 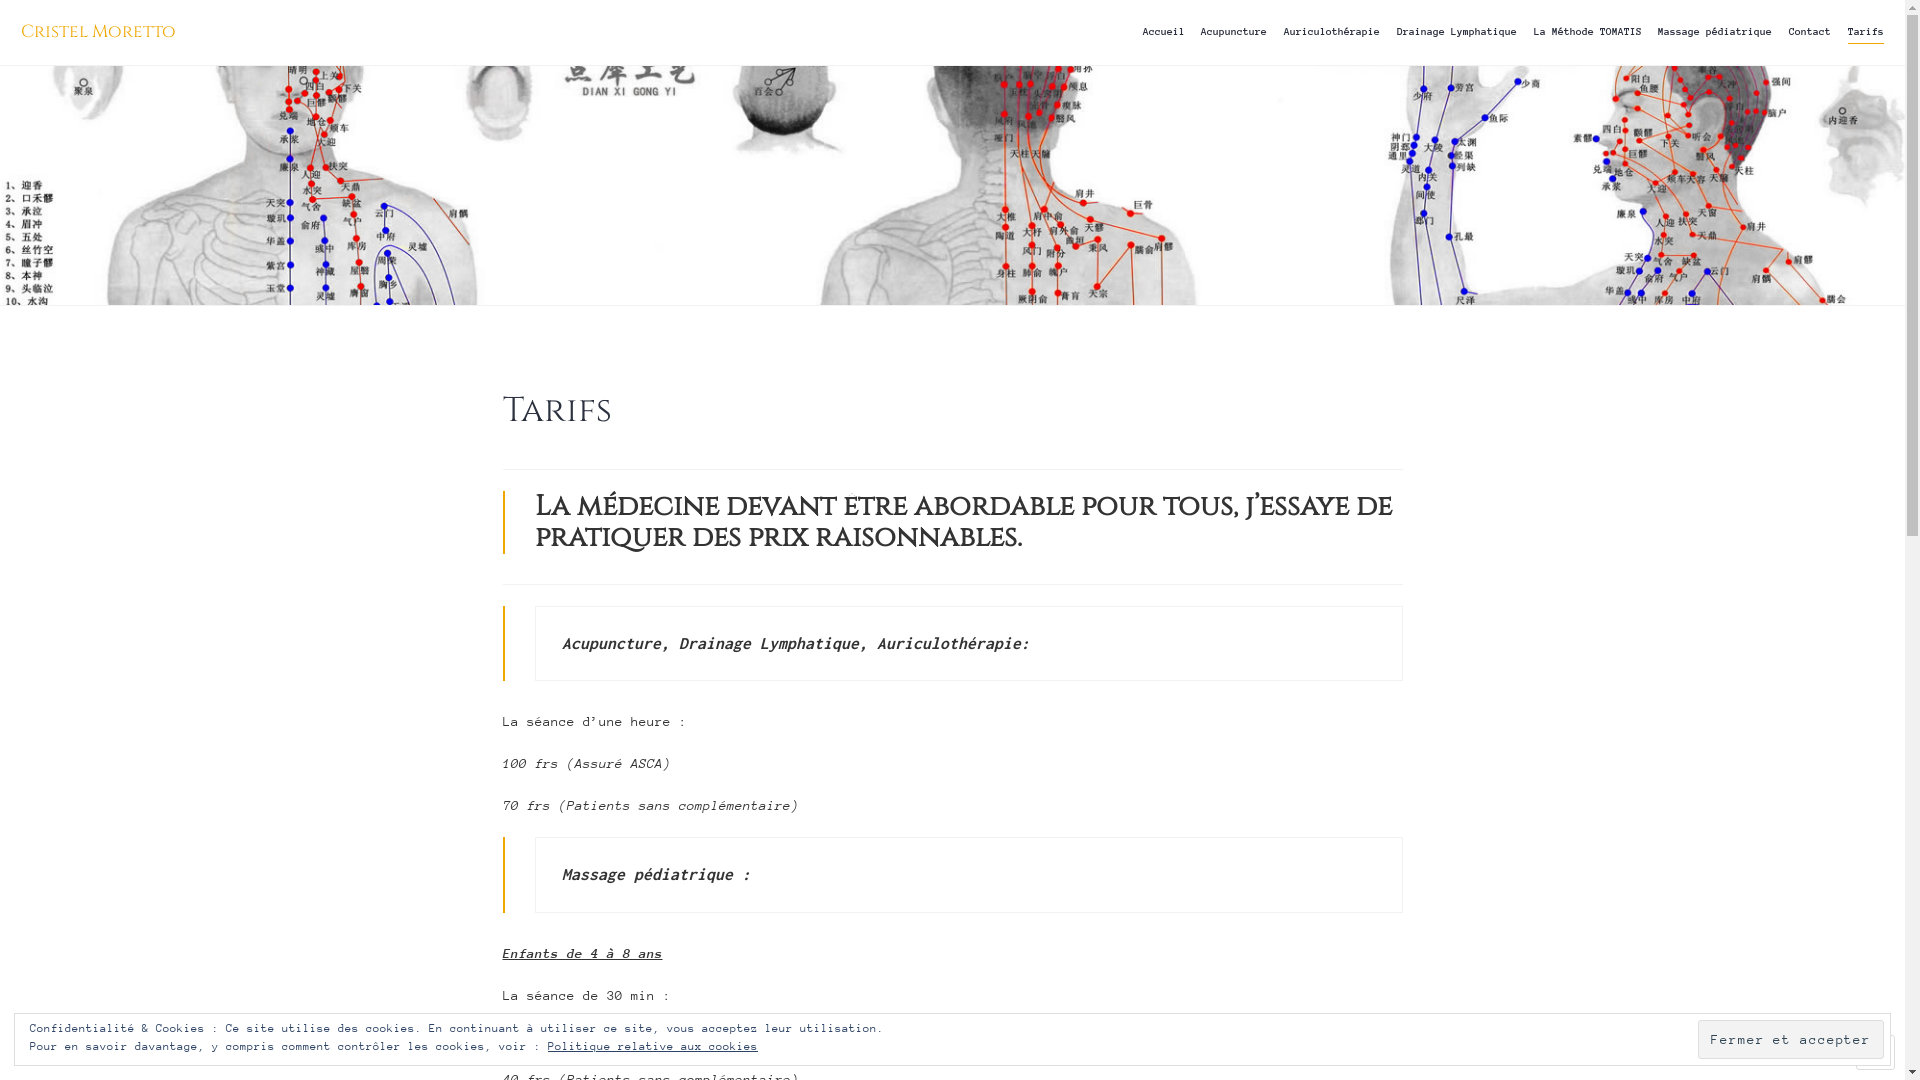 I want to click on 'Cristel Moretto', so click(x=97, y=31).